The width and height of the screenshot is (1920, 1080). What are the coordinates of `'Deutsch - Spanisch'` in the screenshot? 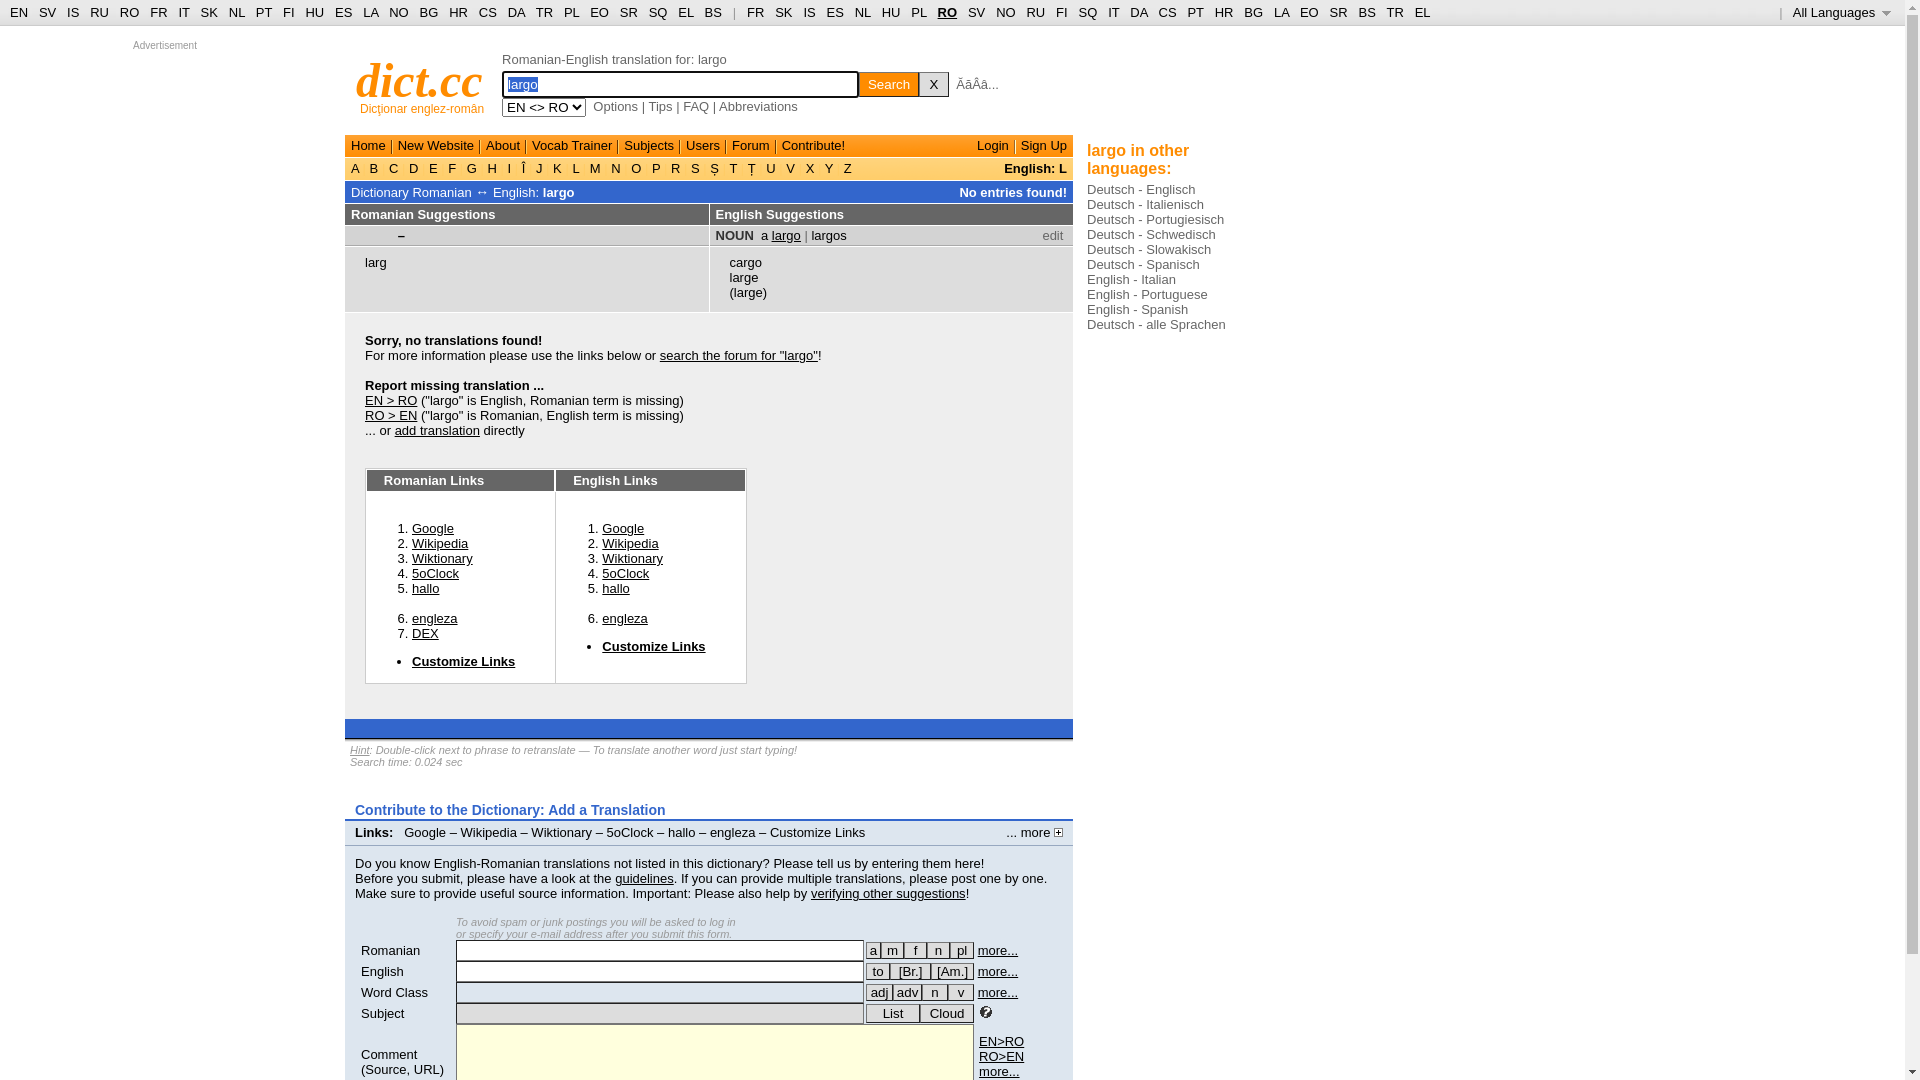 It's located at (1143, 263).